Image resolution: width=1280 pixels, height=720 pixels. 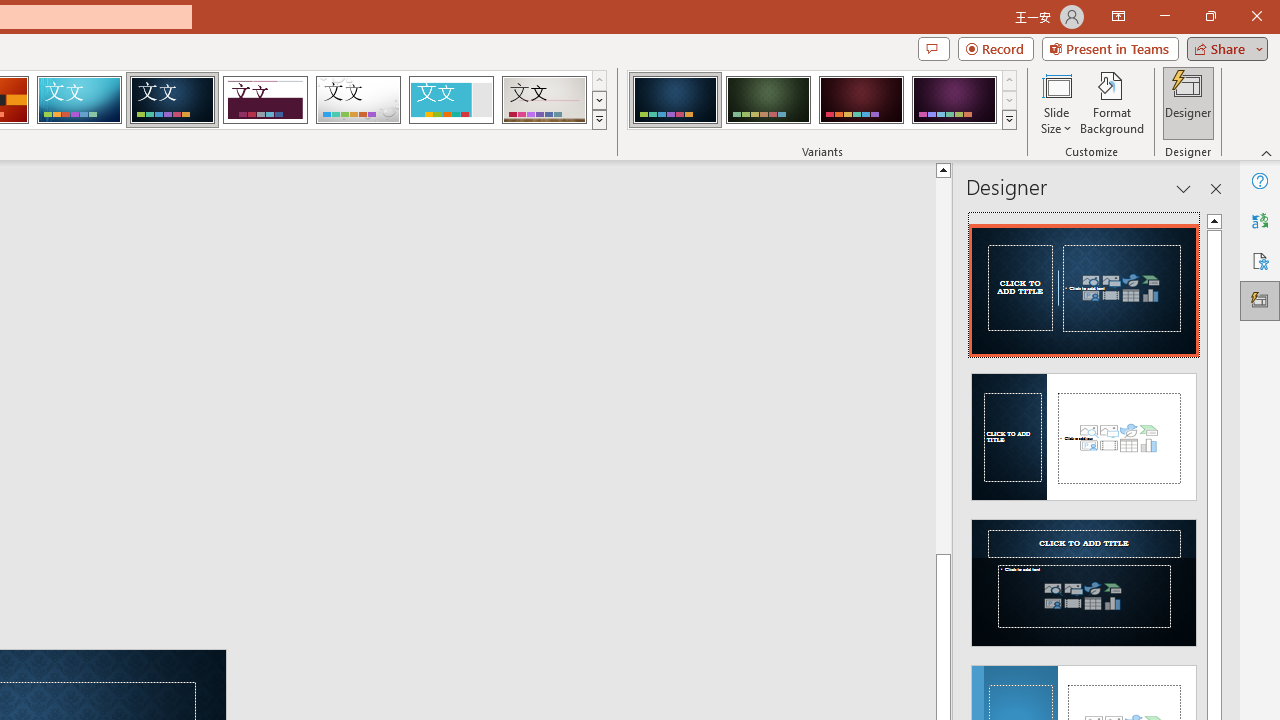 What do you see at coordinates (450, 100) in the screenshot?
I see `'Frame'` at bounding box center [450, 100].